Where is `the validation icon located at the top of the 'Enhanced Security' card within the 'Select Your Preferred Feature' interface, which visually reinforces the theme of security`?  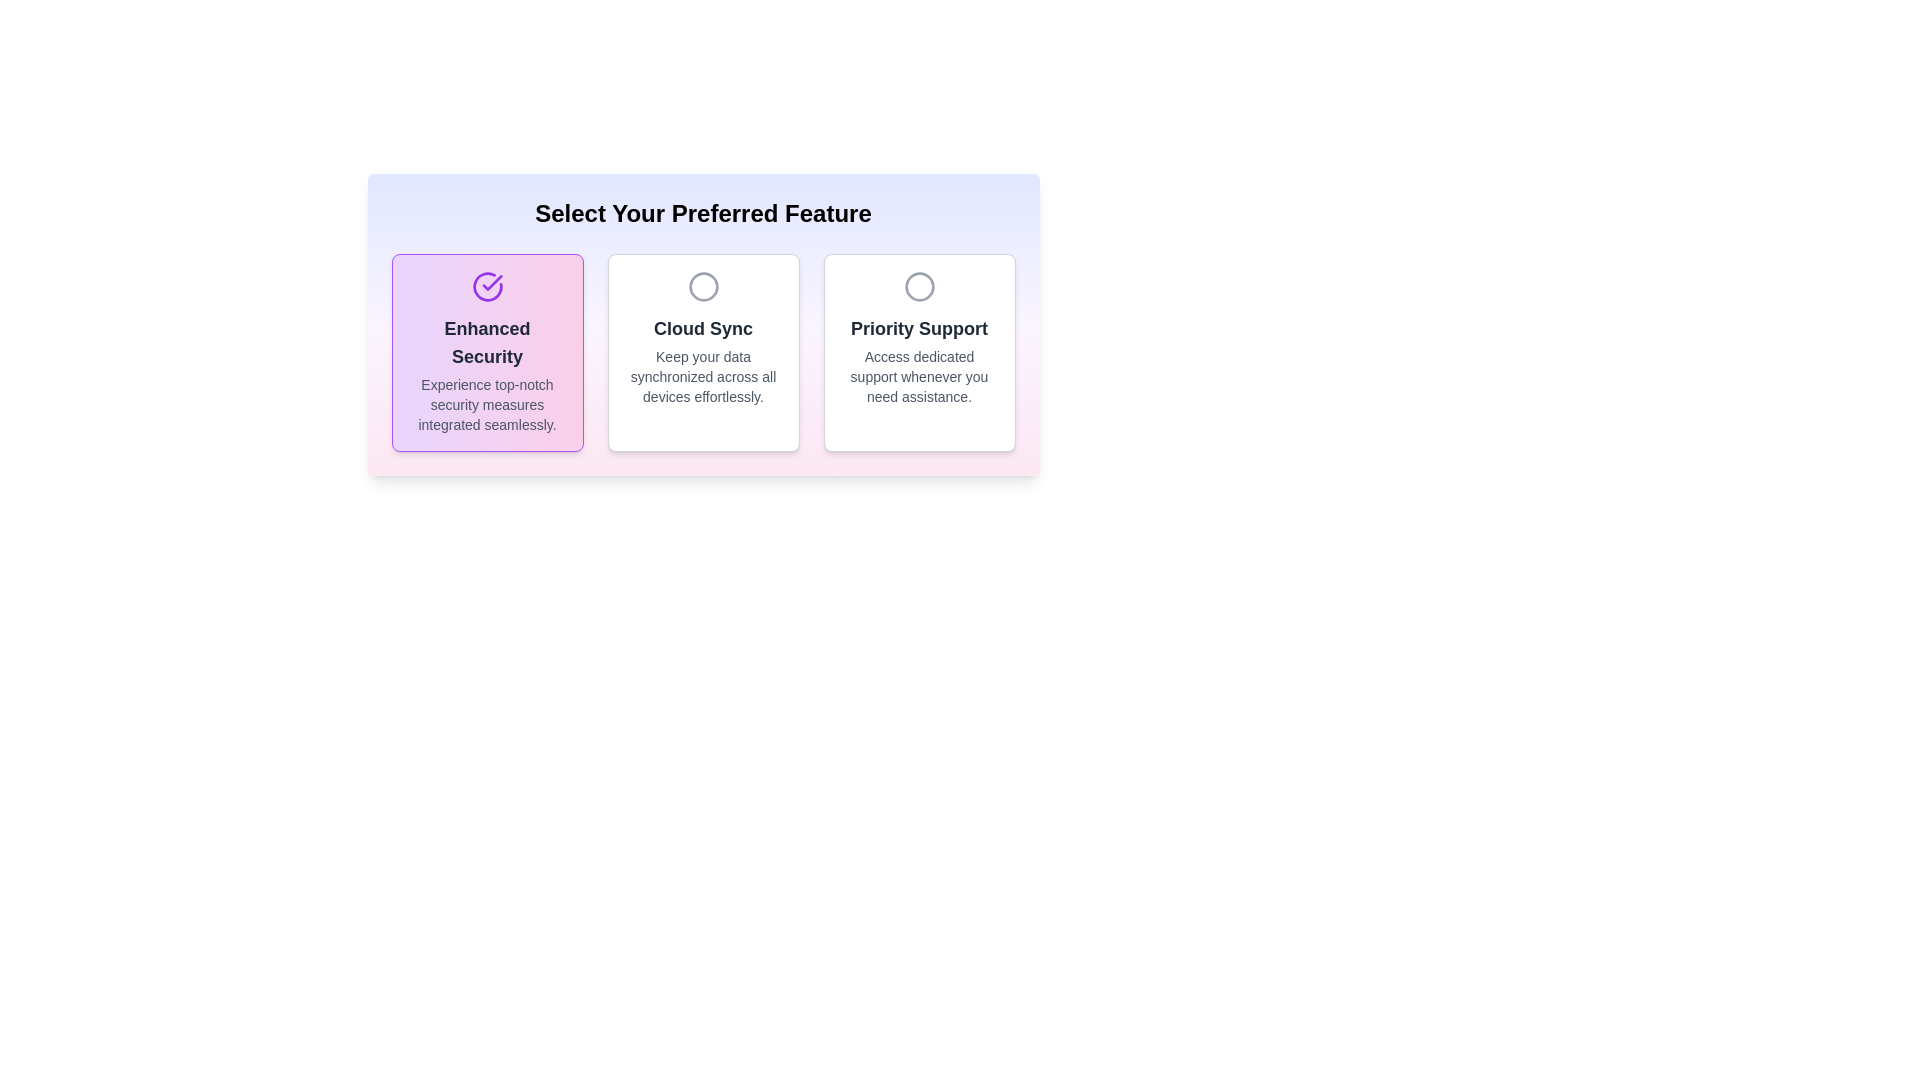 the validation icon located at the top of the 'Enhanced Security' card within the 'Select Your Preferred Feature' interface, which visually reinforces the theme of security is located at coordinates (487, 286).